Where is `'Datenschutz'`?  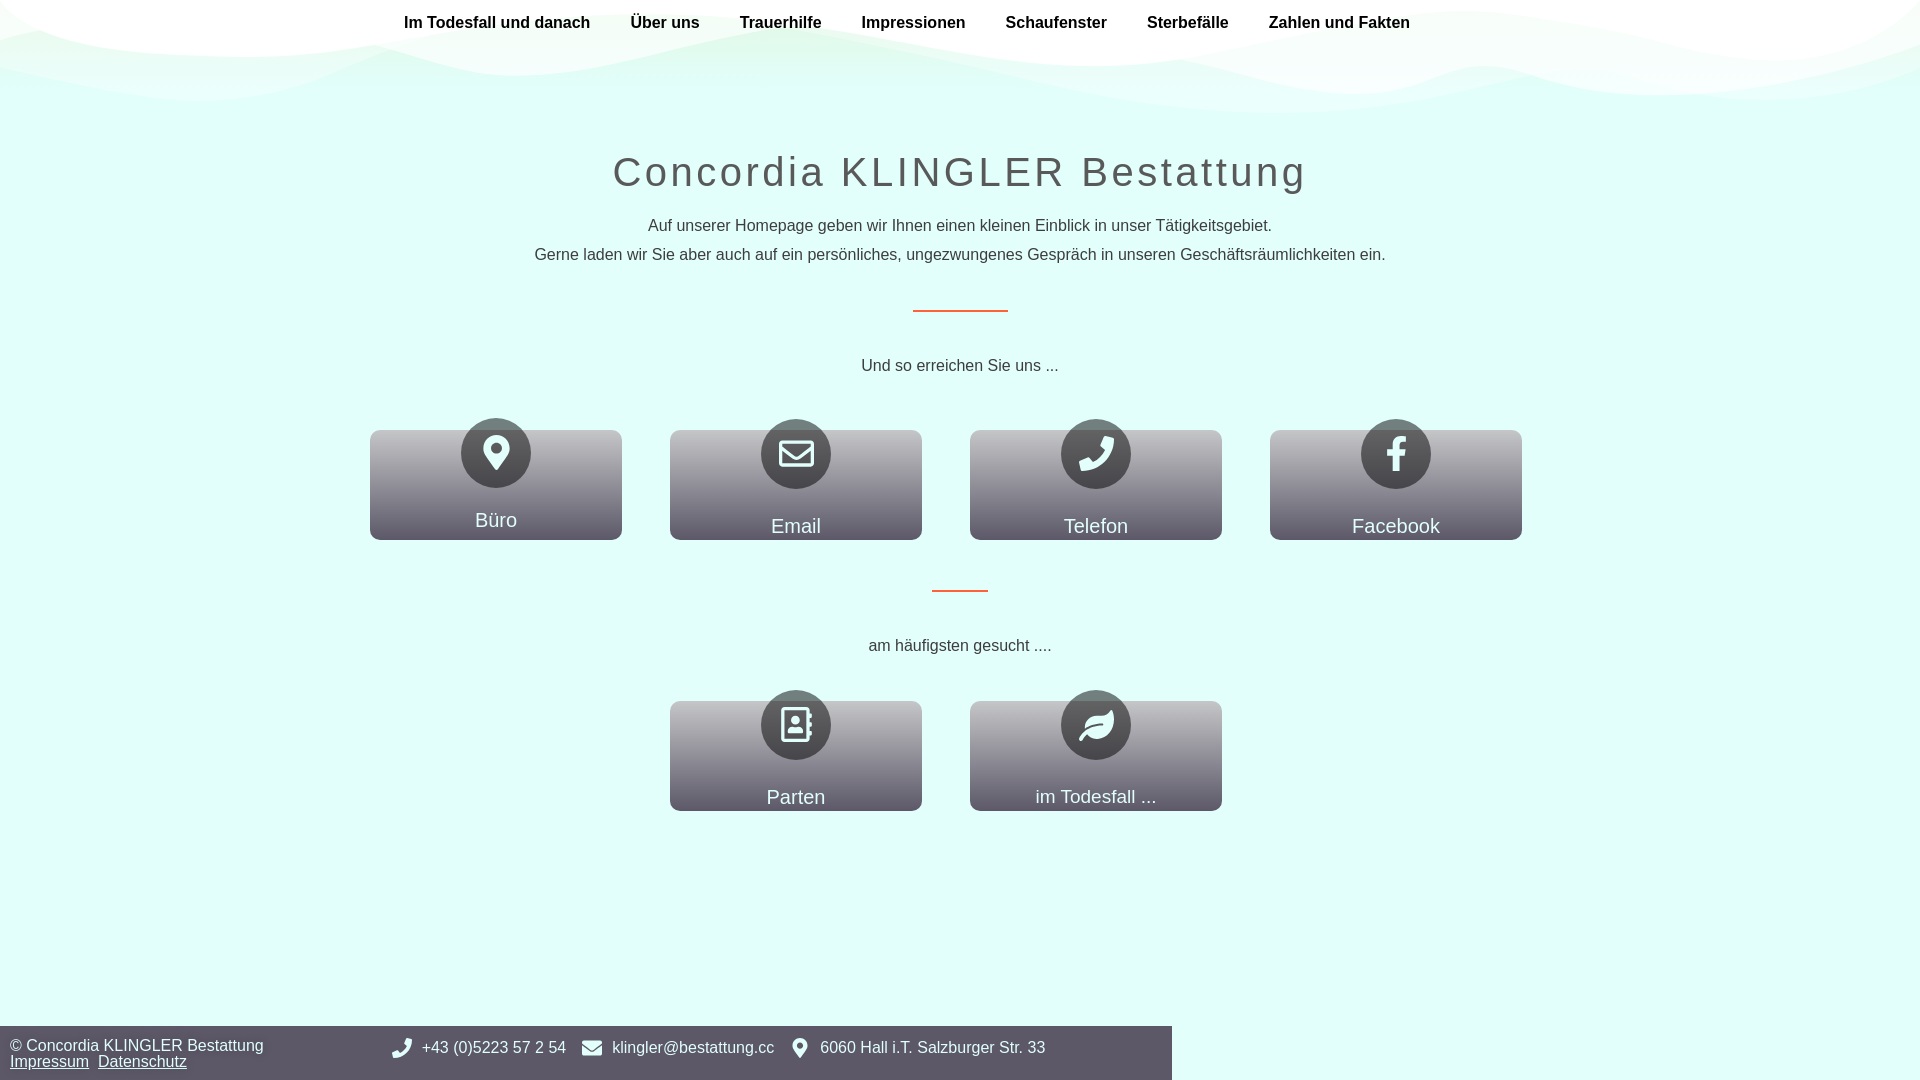
'Datenschutz' is located at coordinates (141, 1060).